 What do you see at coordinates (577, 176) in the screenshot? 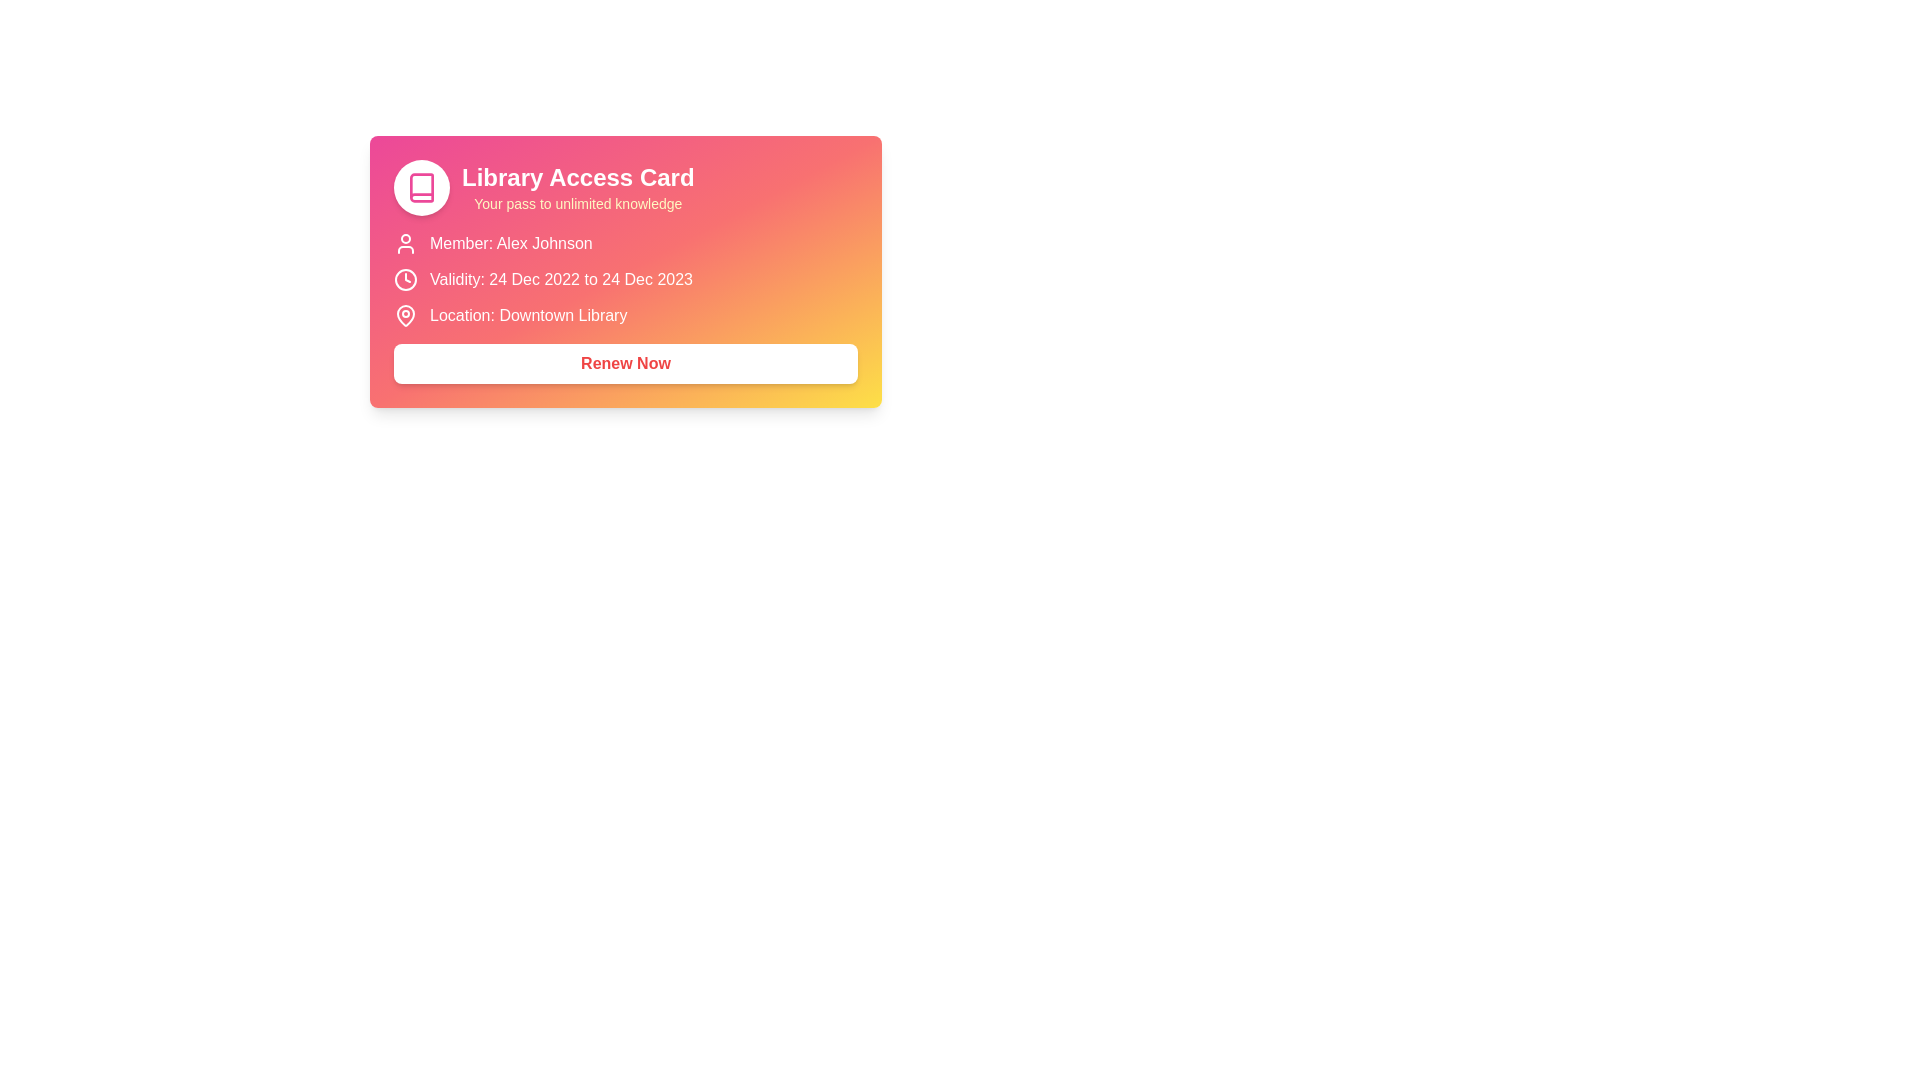
I see `the title text element located at the top of the card, which serves as the headline indicating its purpose, centered above the subtitle 'Your pass to unlimited knowledge'` at bounding box center [577, 176].